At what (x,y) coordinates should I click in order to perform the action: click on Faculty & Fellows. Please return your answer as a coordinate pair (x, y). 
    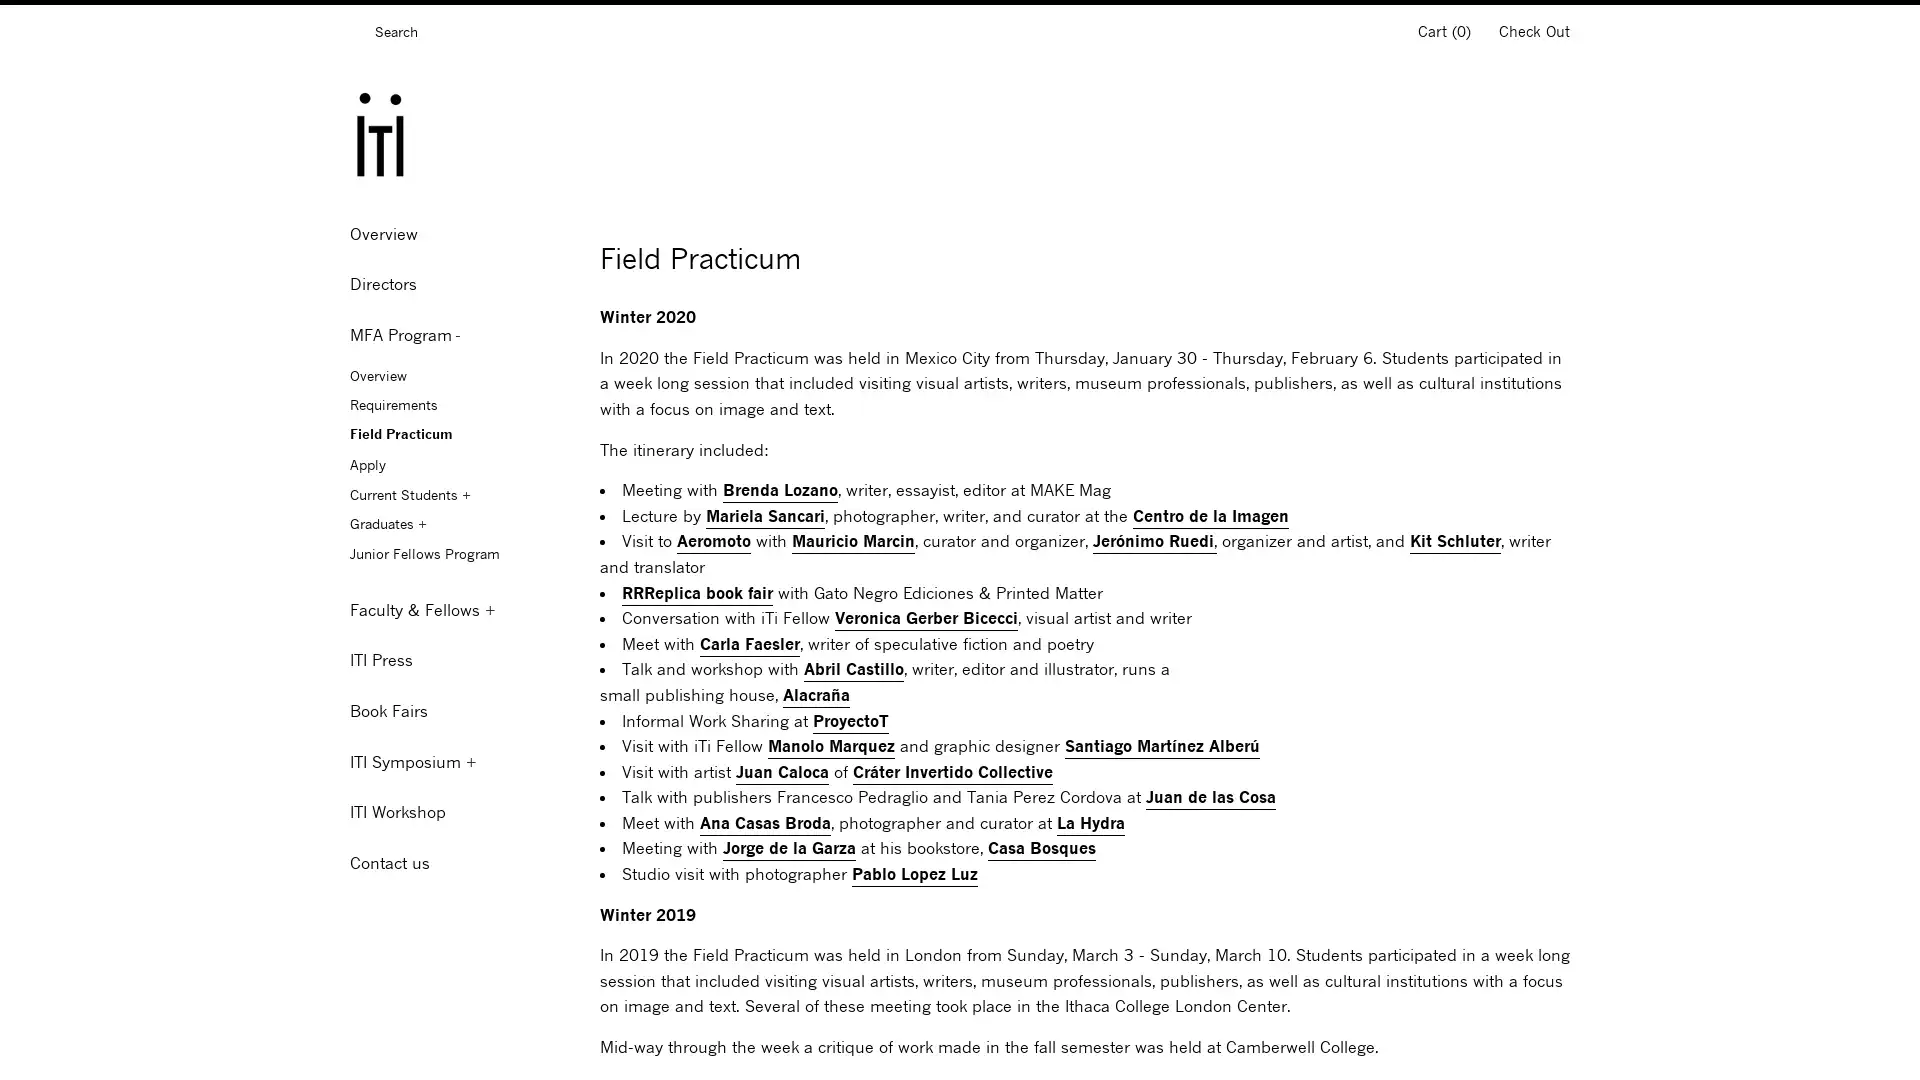
    Looking at the image, I should click on (459, 608).